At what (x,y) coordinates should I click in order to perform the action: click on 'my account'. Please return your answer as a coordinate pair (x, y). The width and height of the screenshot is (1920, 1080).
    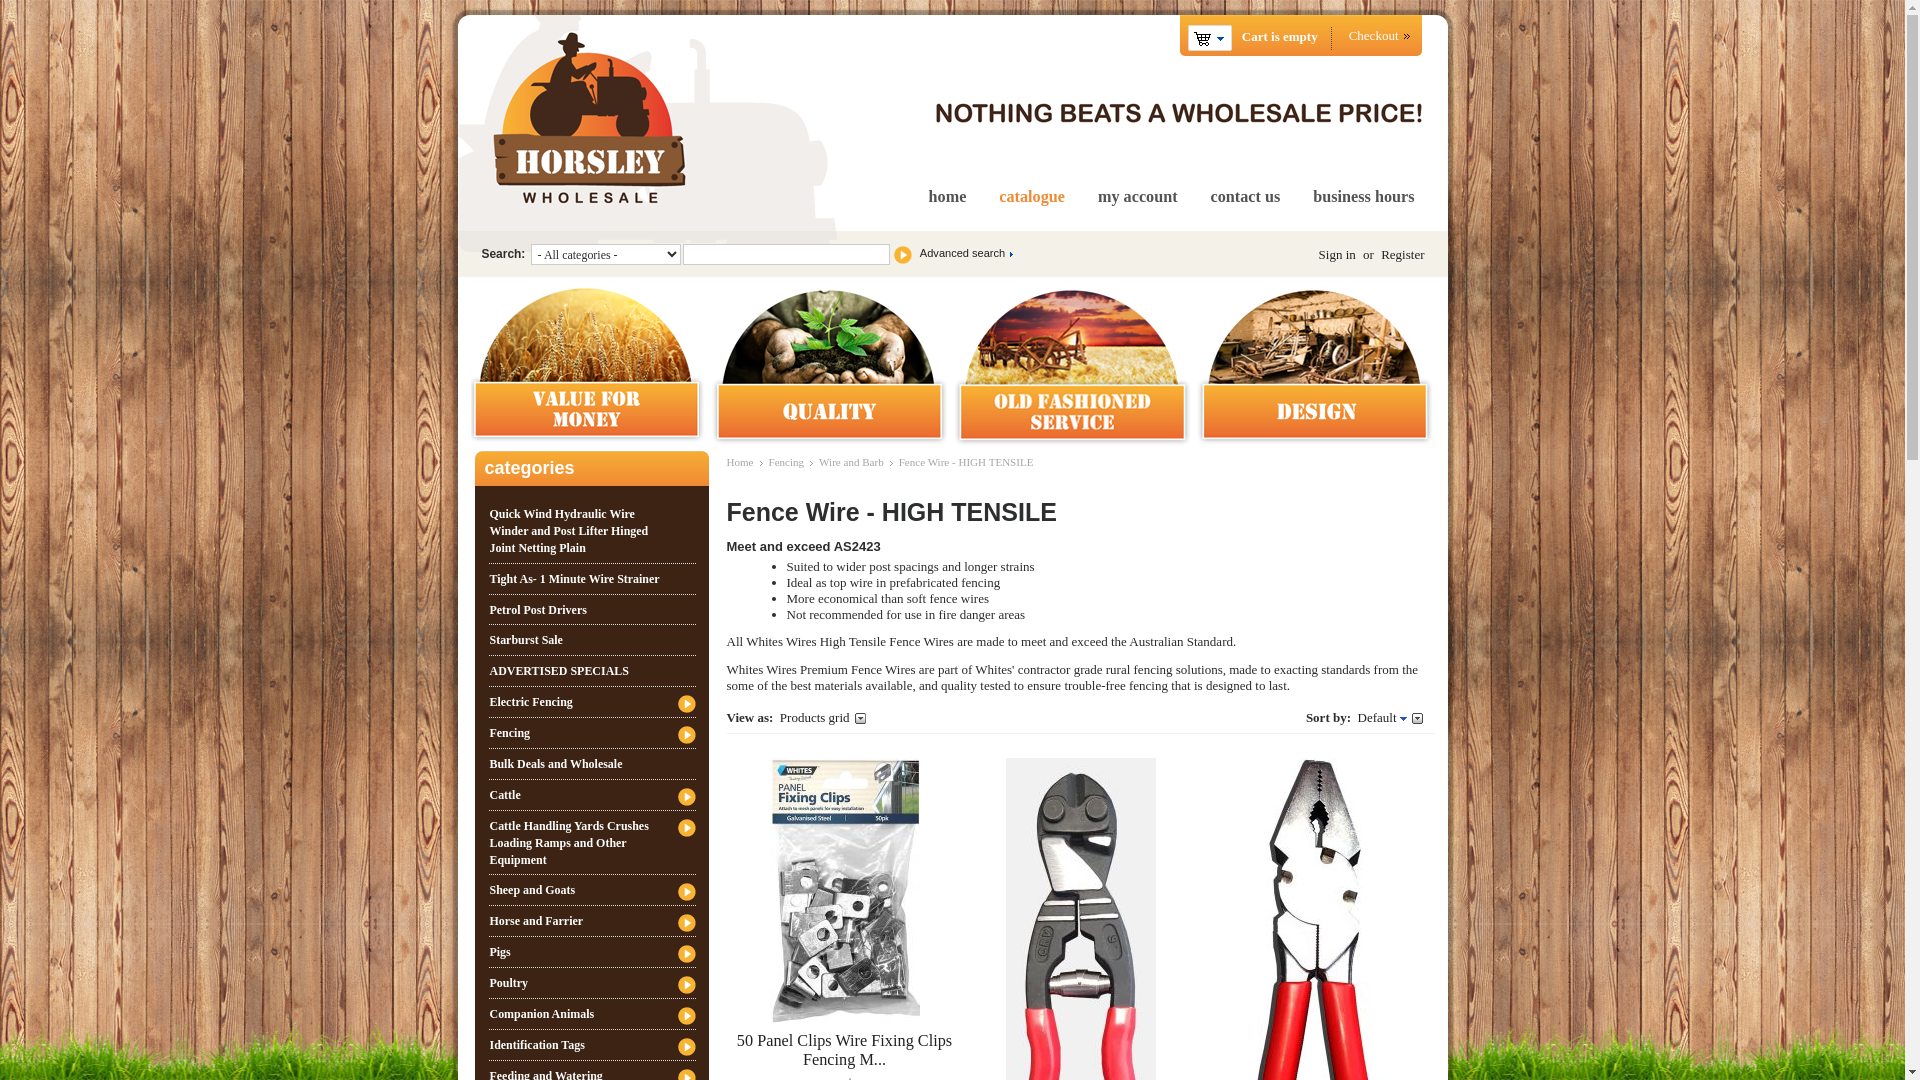
    Looking at the image, I should click on (1137, 196).